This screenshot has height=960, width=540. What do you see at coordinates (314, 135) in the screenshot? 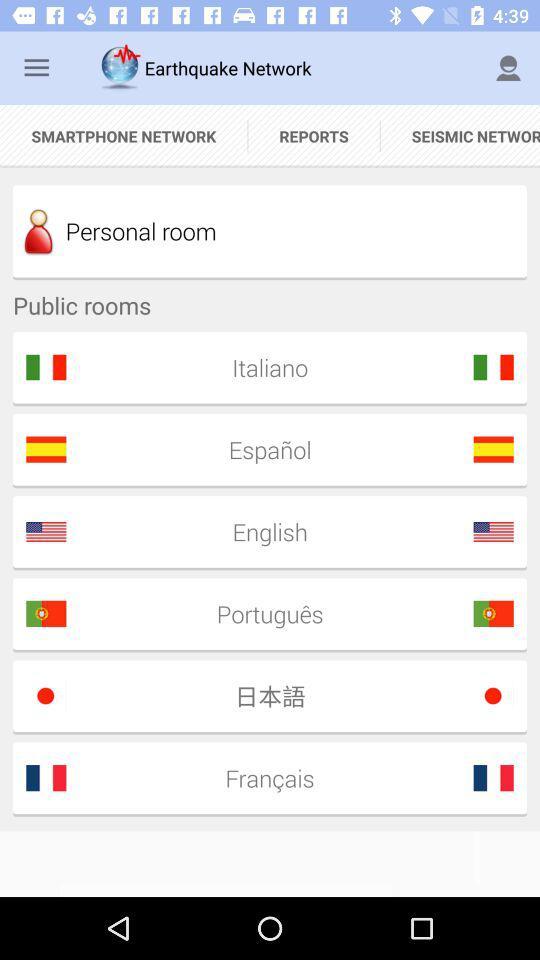
I see `the reports item` at bounding box center [314, 135].